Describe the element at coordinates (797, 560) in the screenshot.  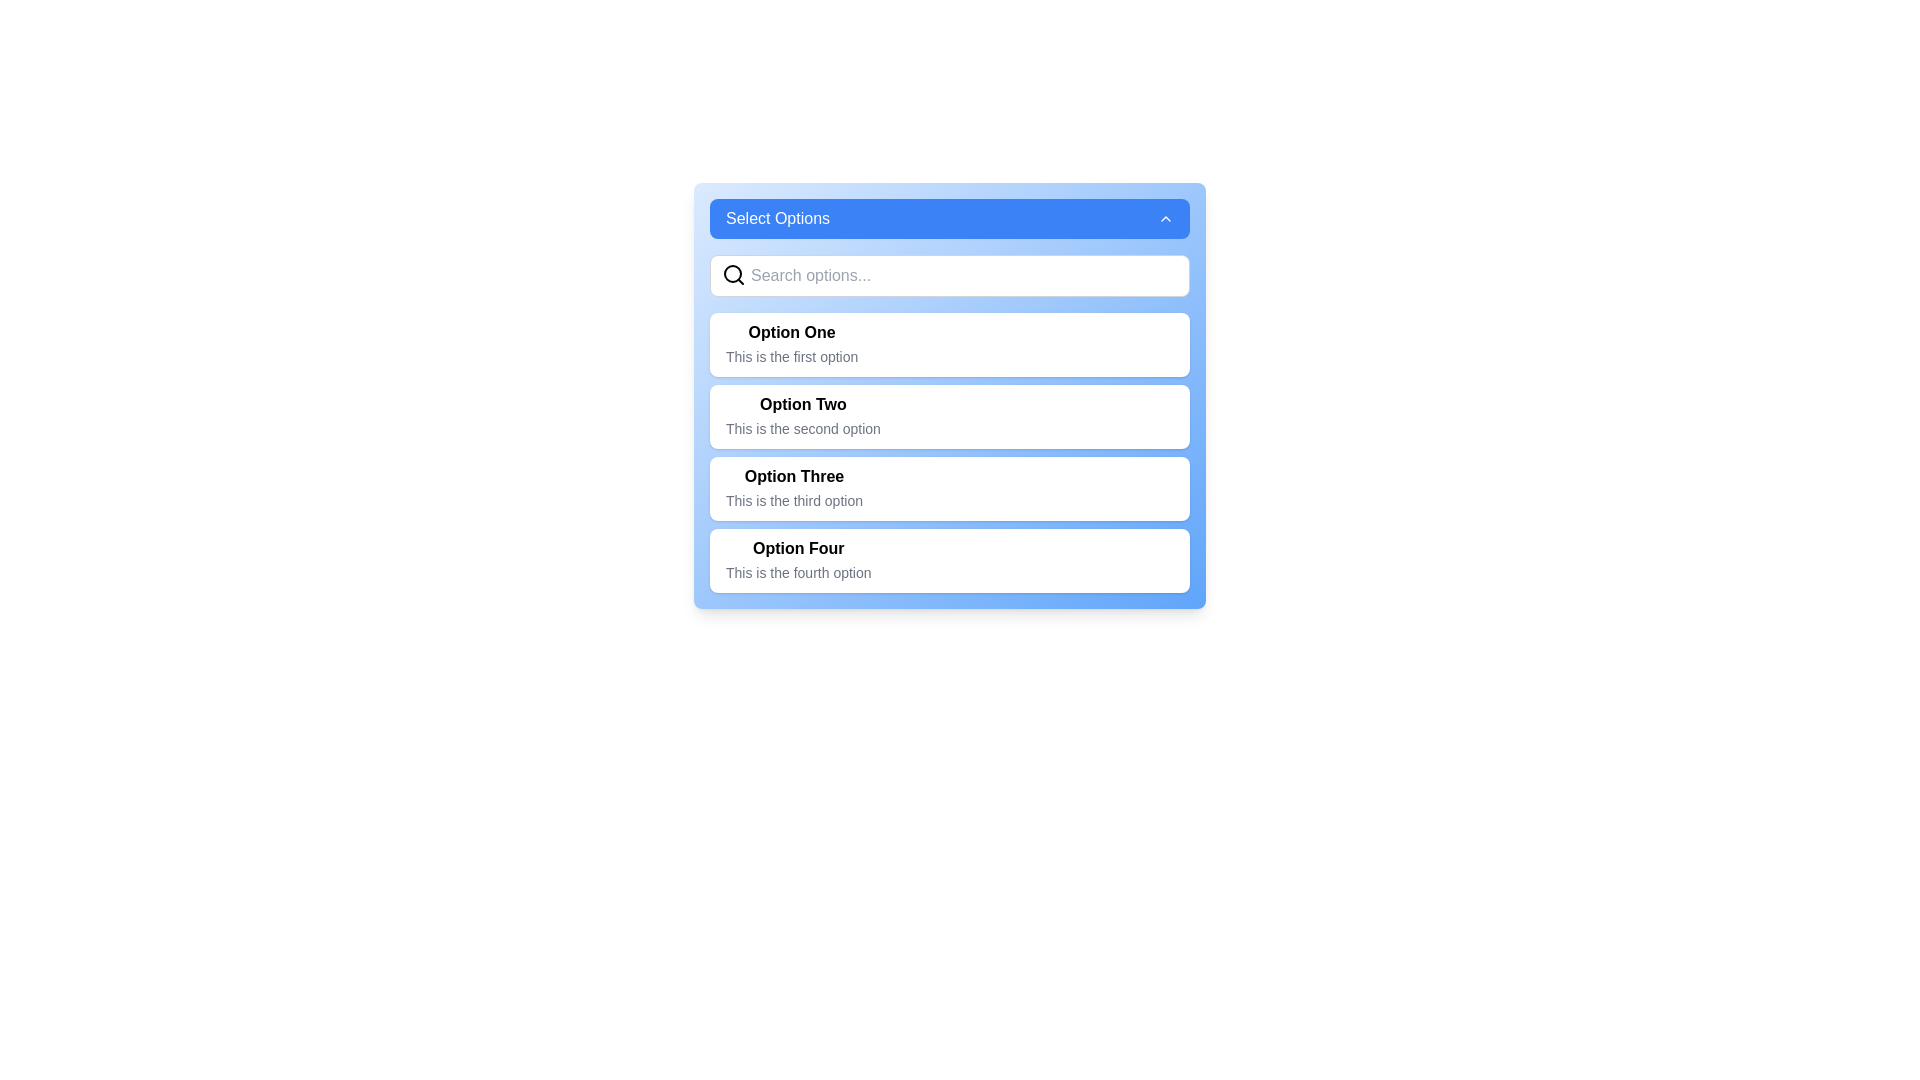
I see `the 'Option Four' text element in the dropdown menu` at that location.